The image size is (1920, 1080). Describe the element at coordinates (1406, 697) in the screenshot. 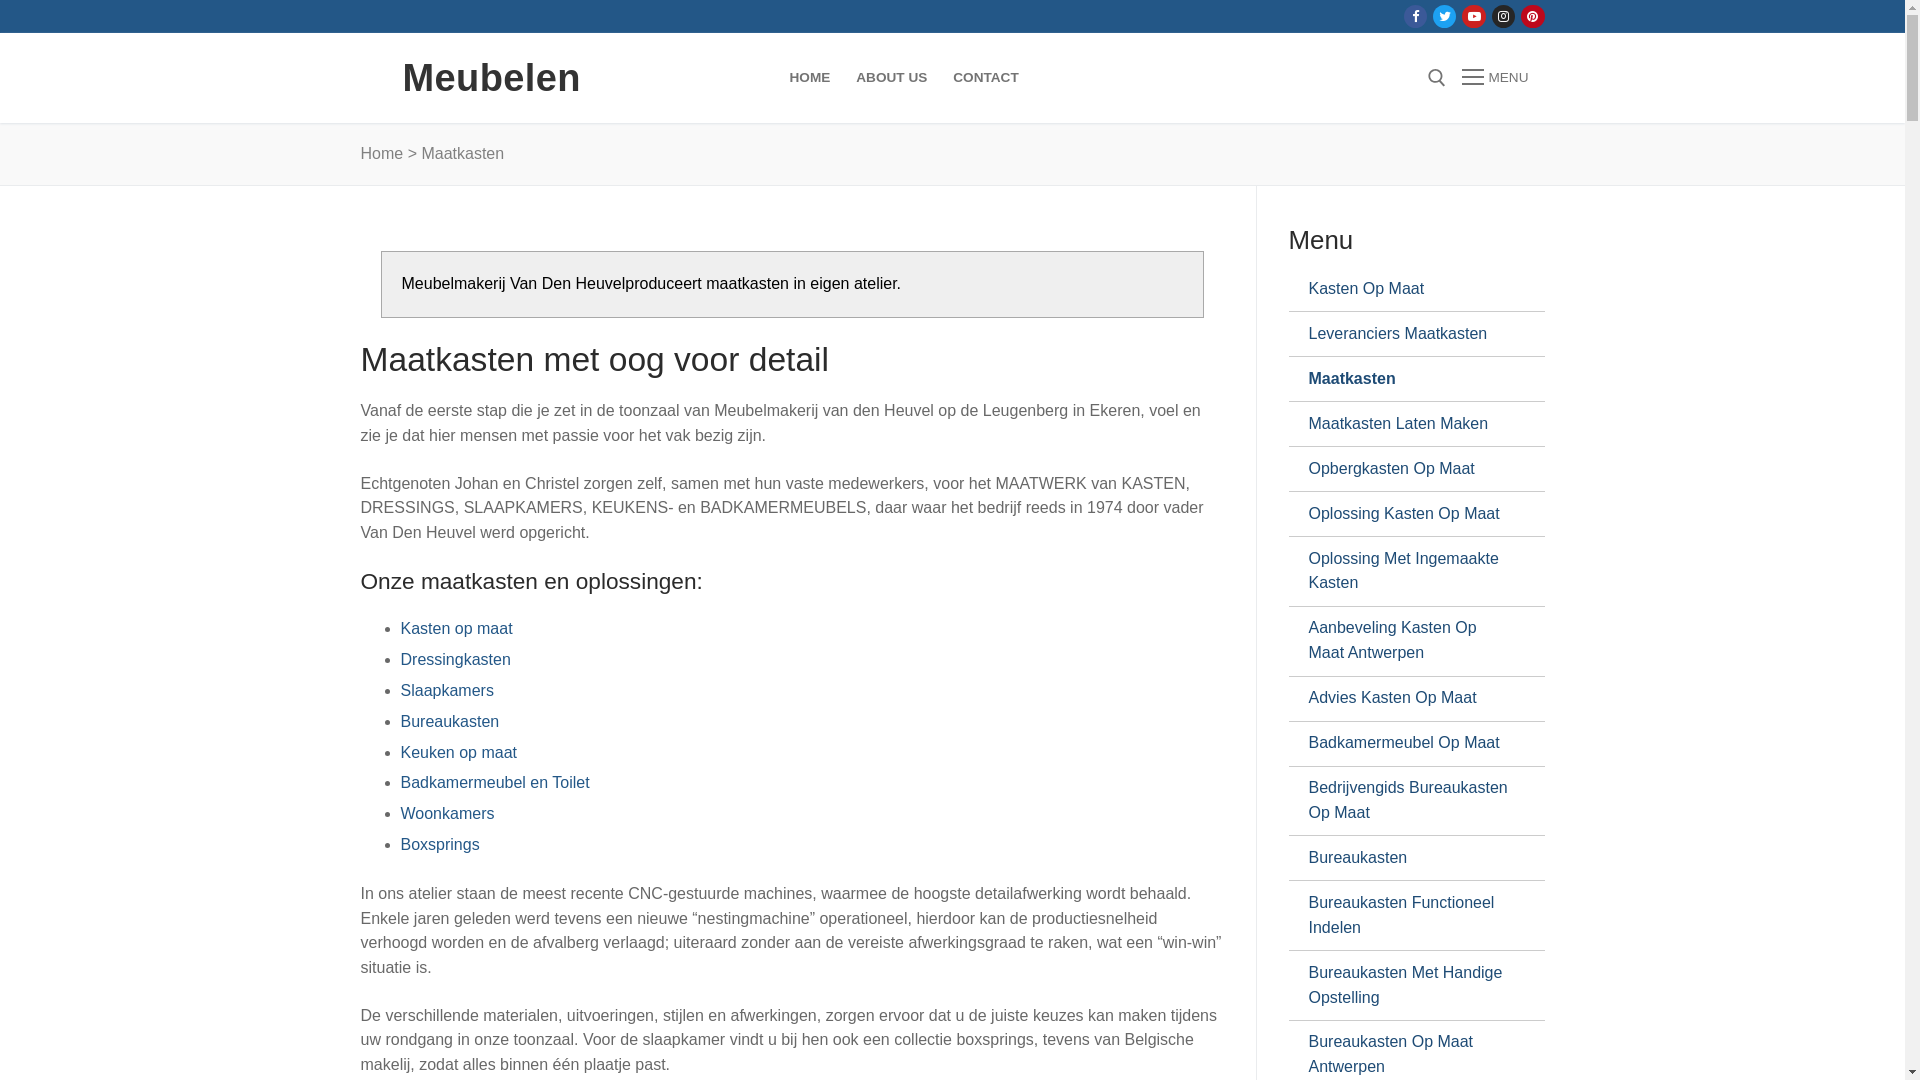

I see `'Advies Kasten Op Maat'` at that location.